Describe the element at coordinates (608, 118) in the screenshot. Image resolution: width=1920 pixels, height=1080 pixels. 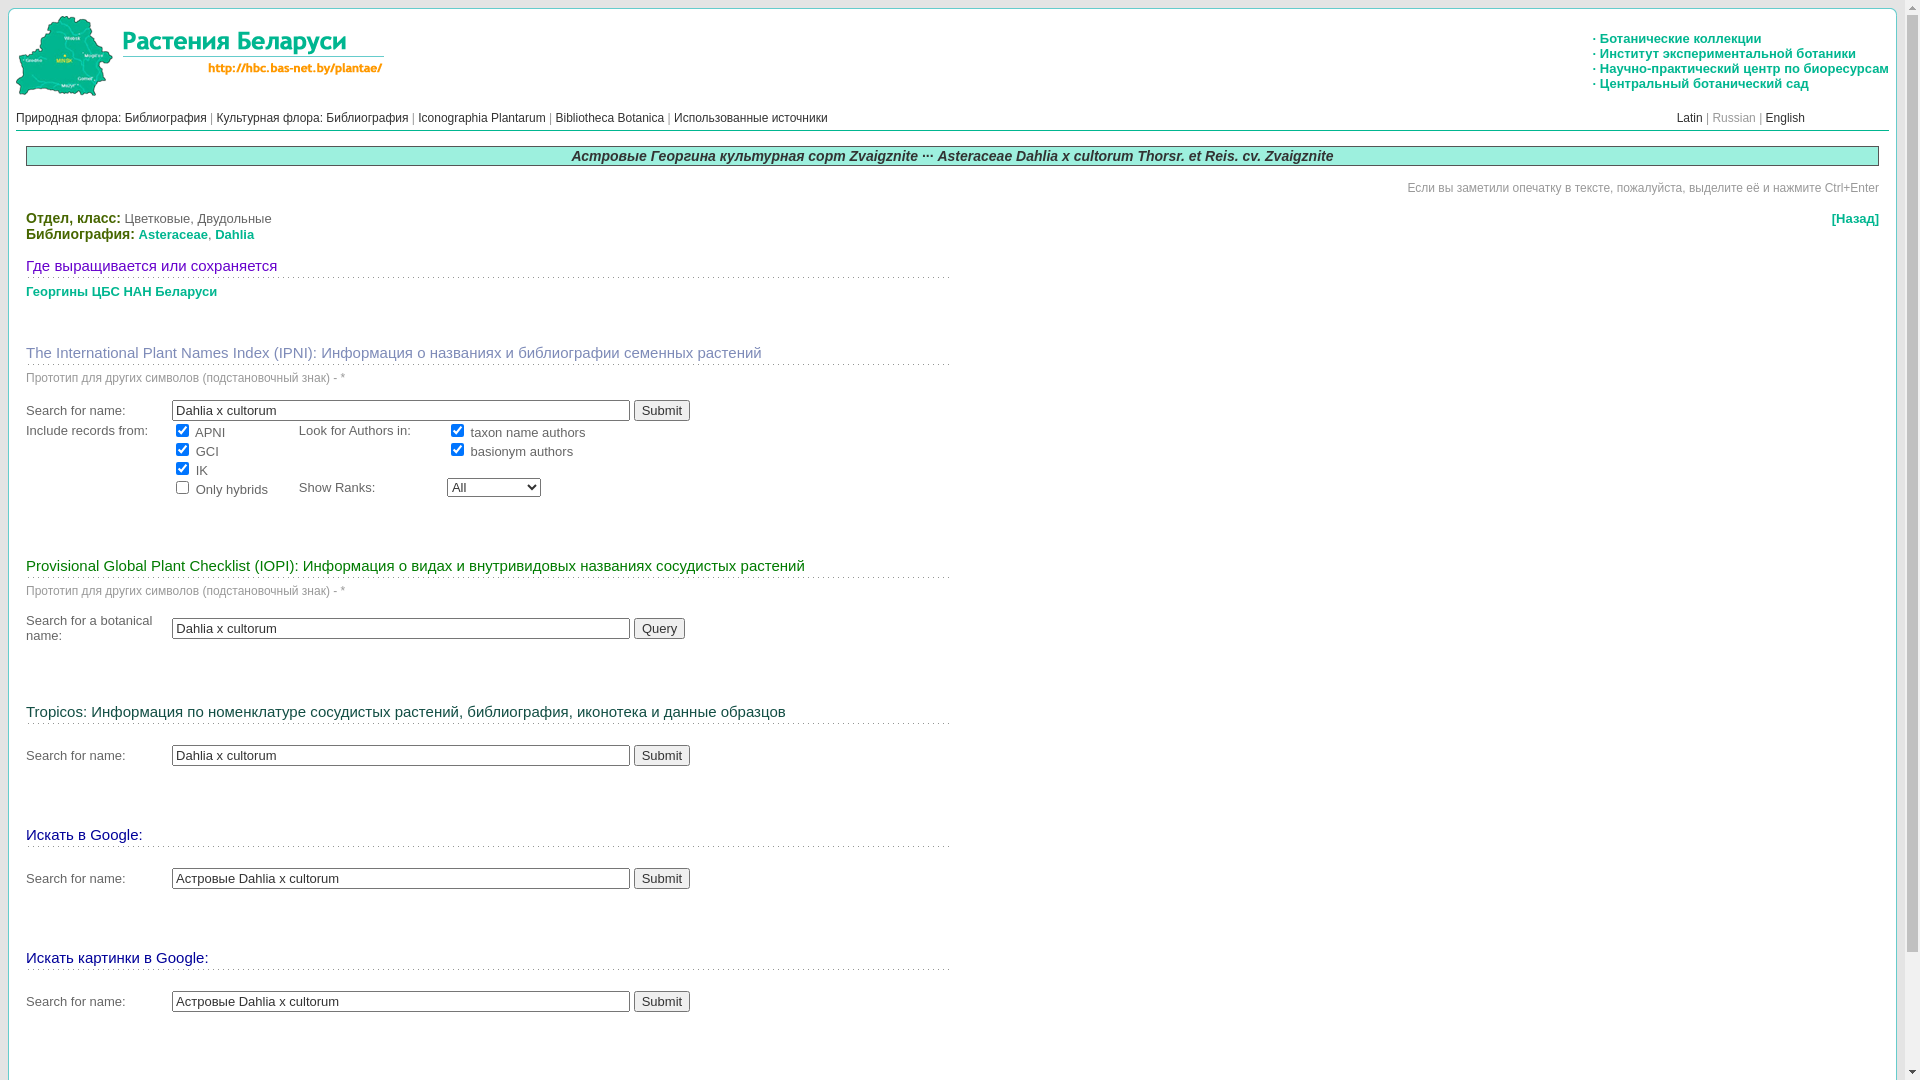
I see `'Bibliotheca Botanica'` at that location.